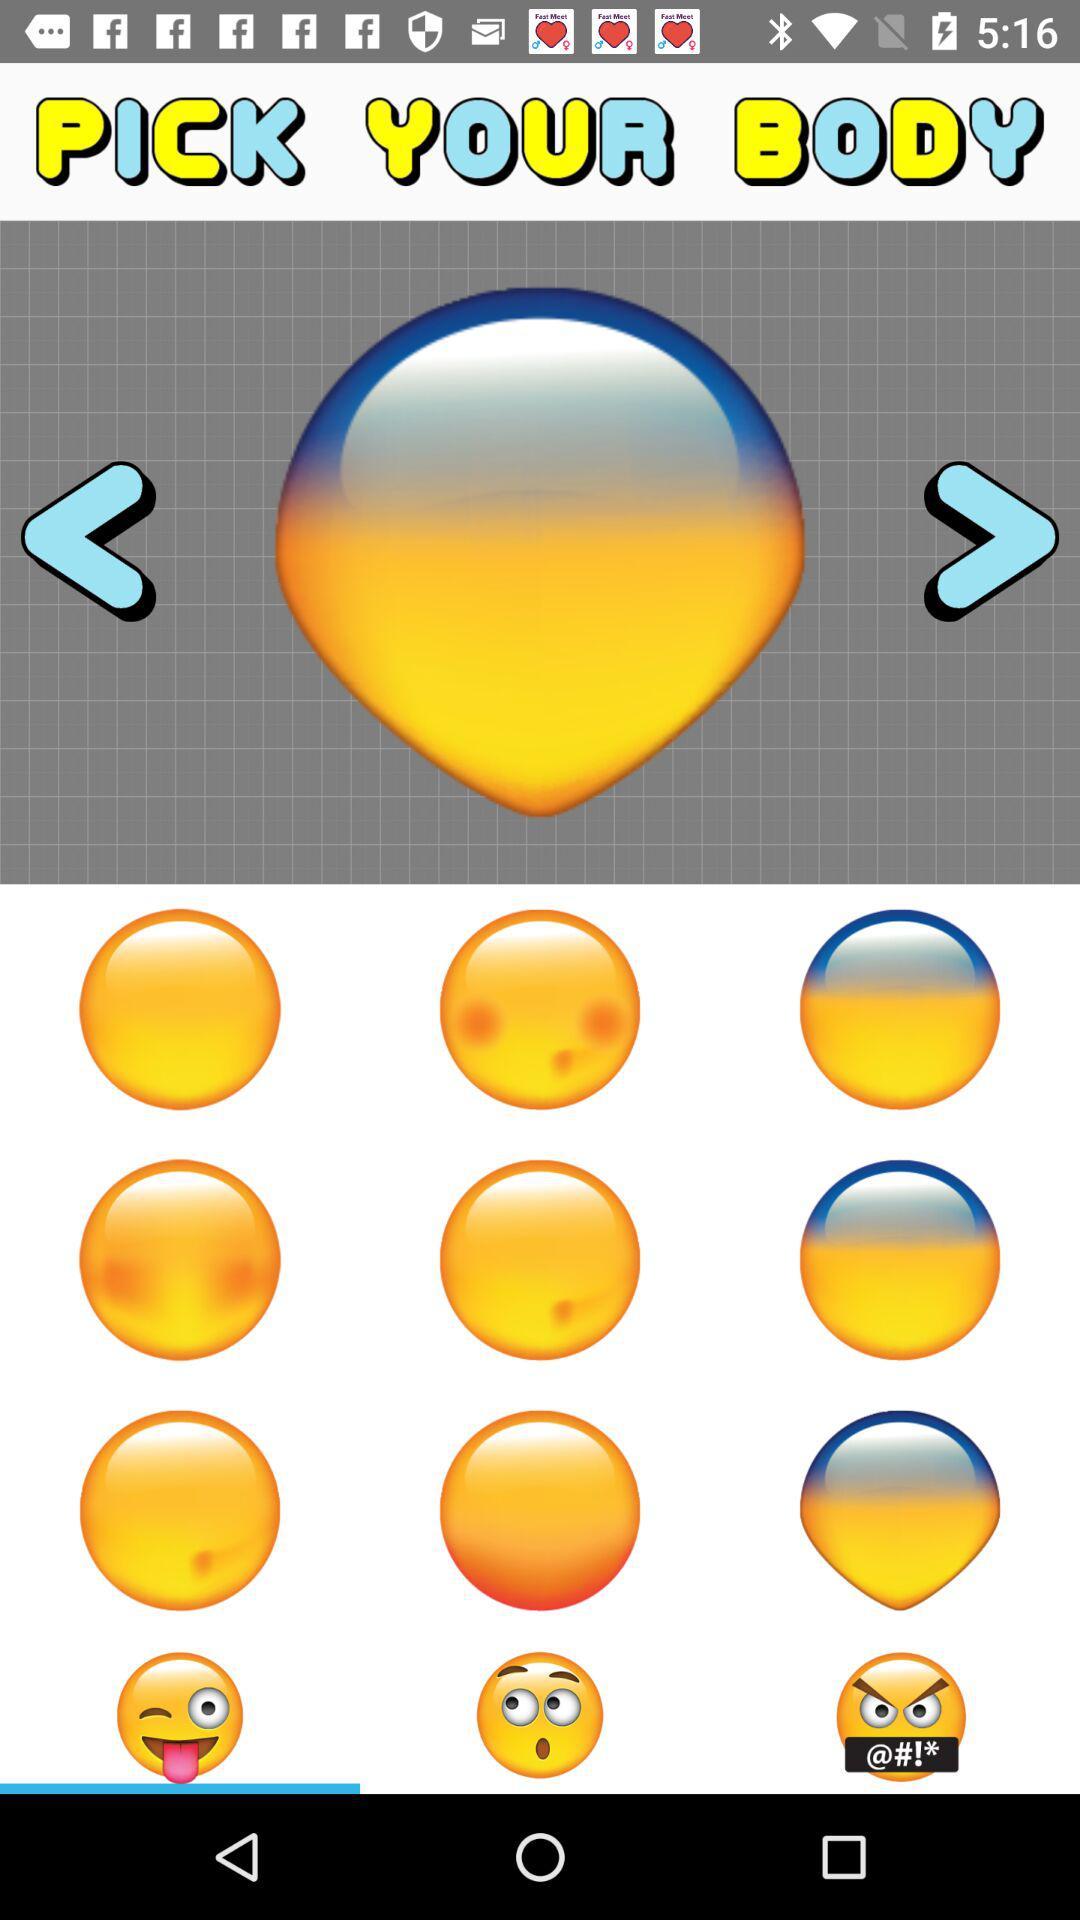 This screenshot has height=1920, width=1080. Describe the element at coordinates (898, 1258) in the screenshot. I see `selects a face type for an emoji` at that location.